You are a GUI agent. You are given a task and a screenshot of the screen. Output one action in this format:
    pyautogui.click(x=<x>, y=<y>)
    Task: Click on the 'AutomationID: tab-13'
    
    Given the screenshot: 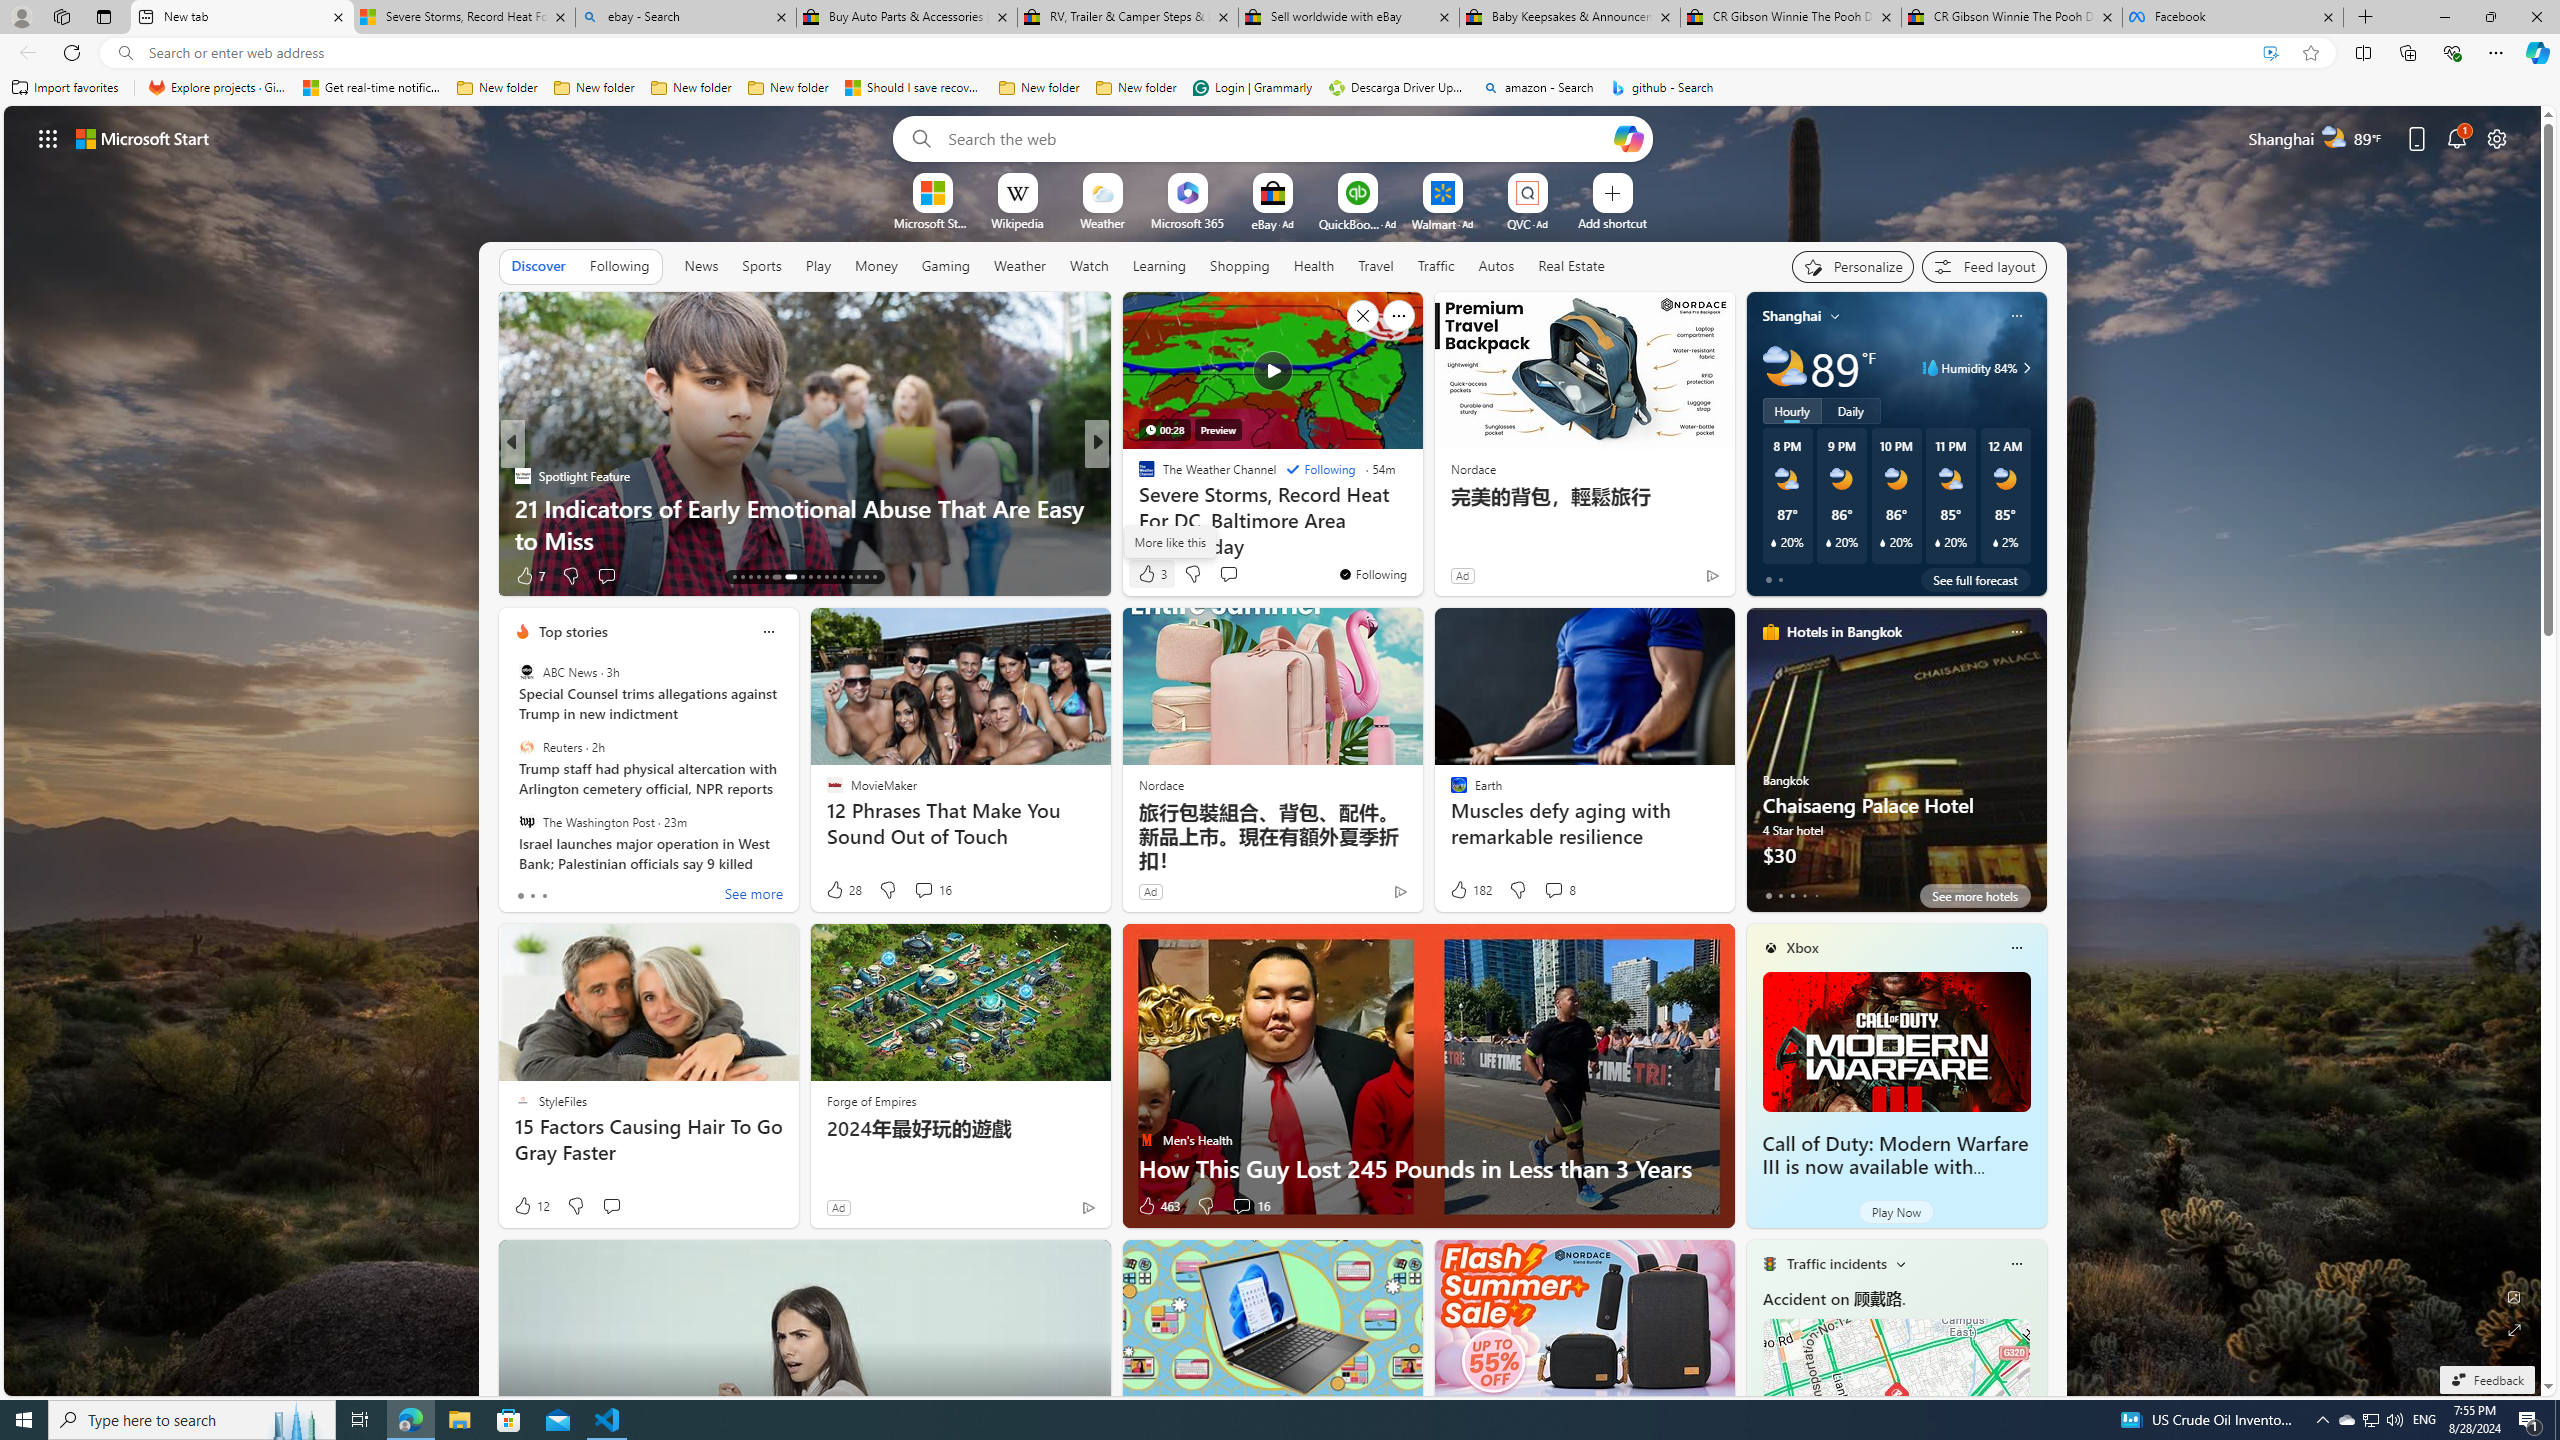 What is the action you would take?
    pyautogui.click(x=733, y=577)
    